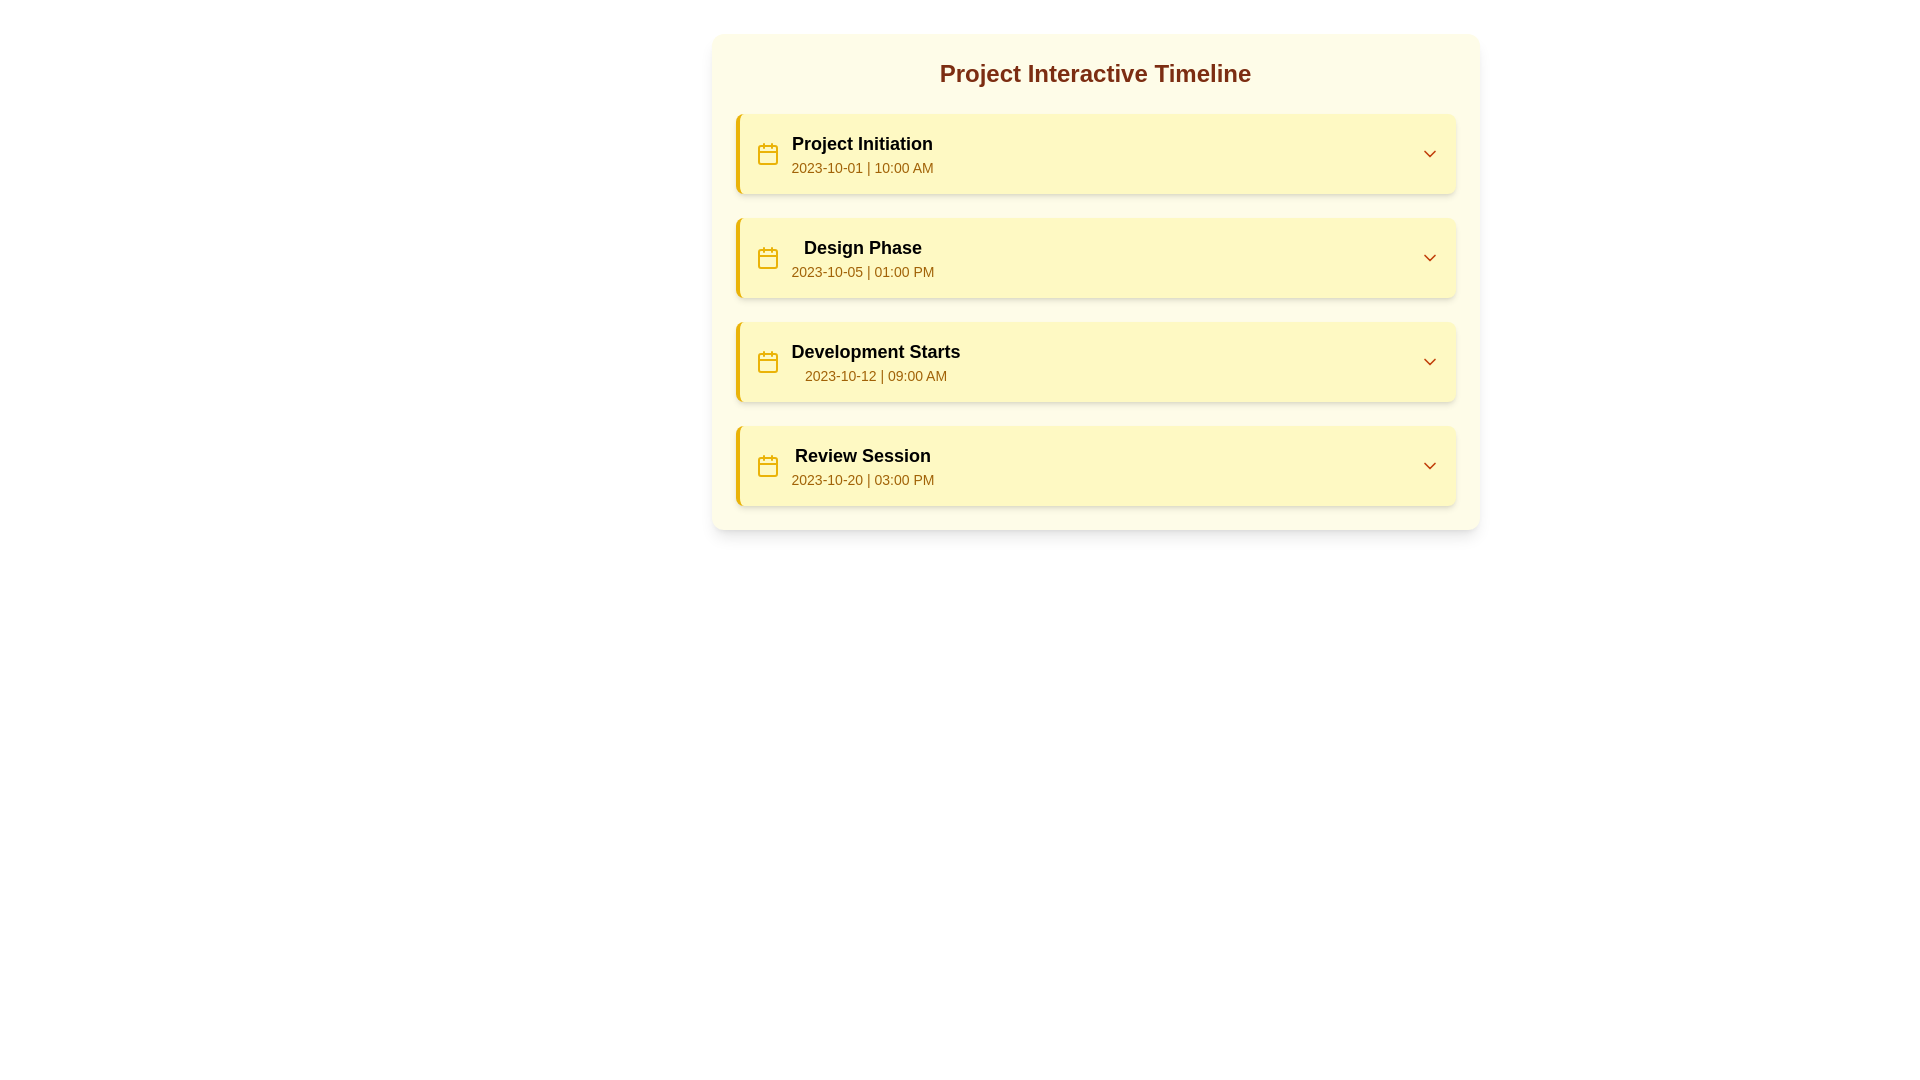 The height and width of the screenshot is (1080, 1920). Describe the element at coordinates (862, 167) in the screenshot. I see `the text label displaying '2023-10-01 | 10:00 AM', which is styled in a small font size and yellowish-brown color, located beneath the 'Project Initiation' heading in the 'Project Interactive Timeline' section` at that location.